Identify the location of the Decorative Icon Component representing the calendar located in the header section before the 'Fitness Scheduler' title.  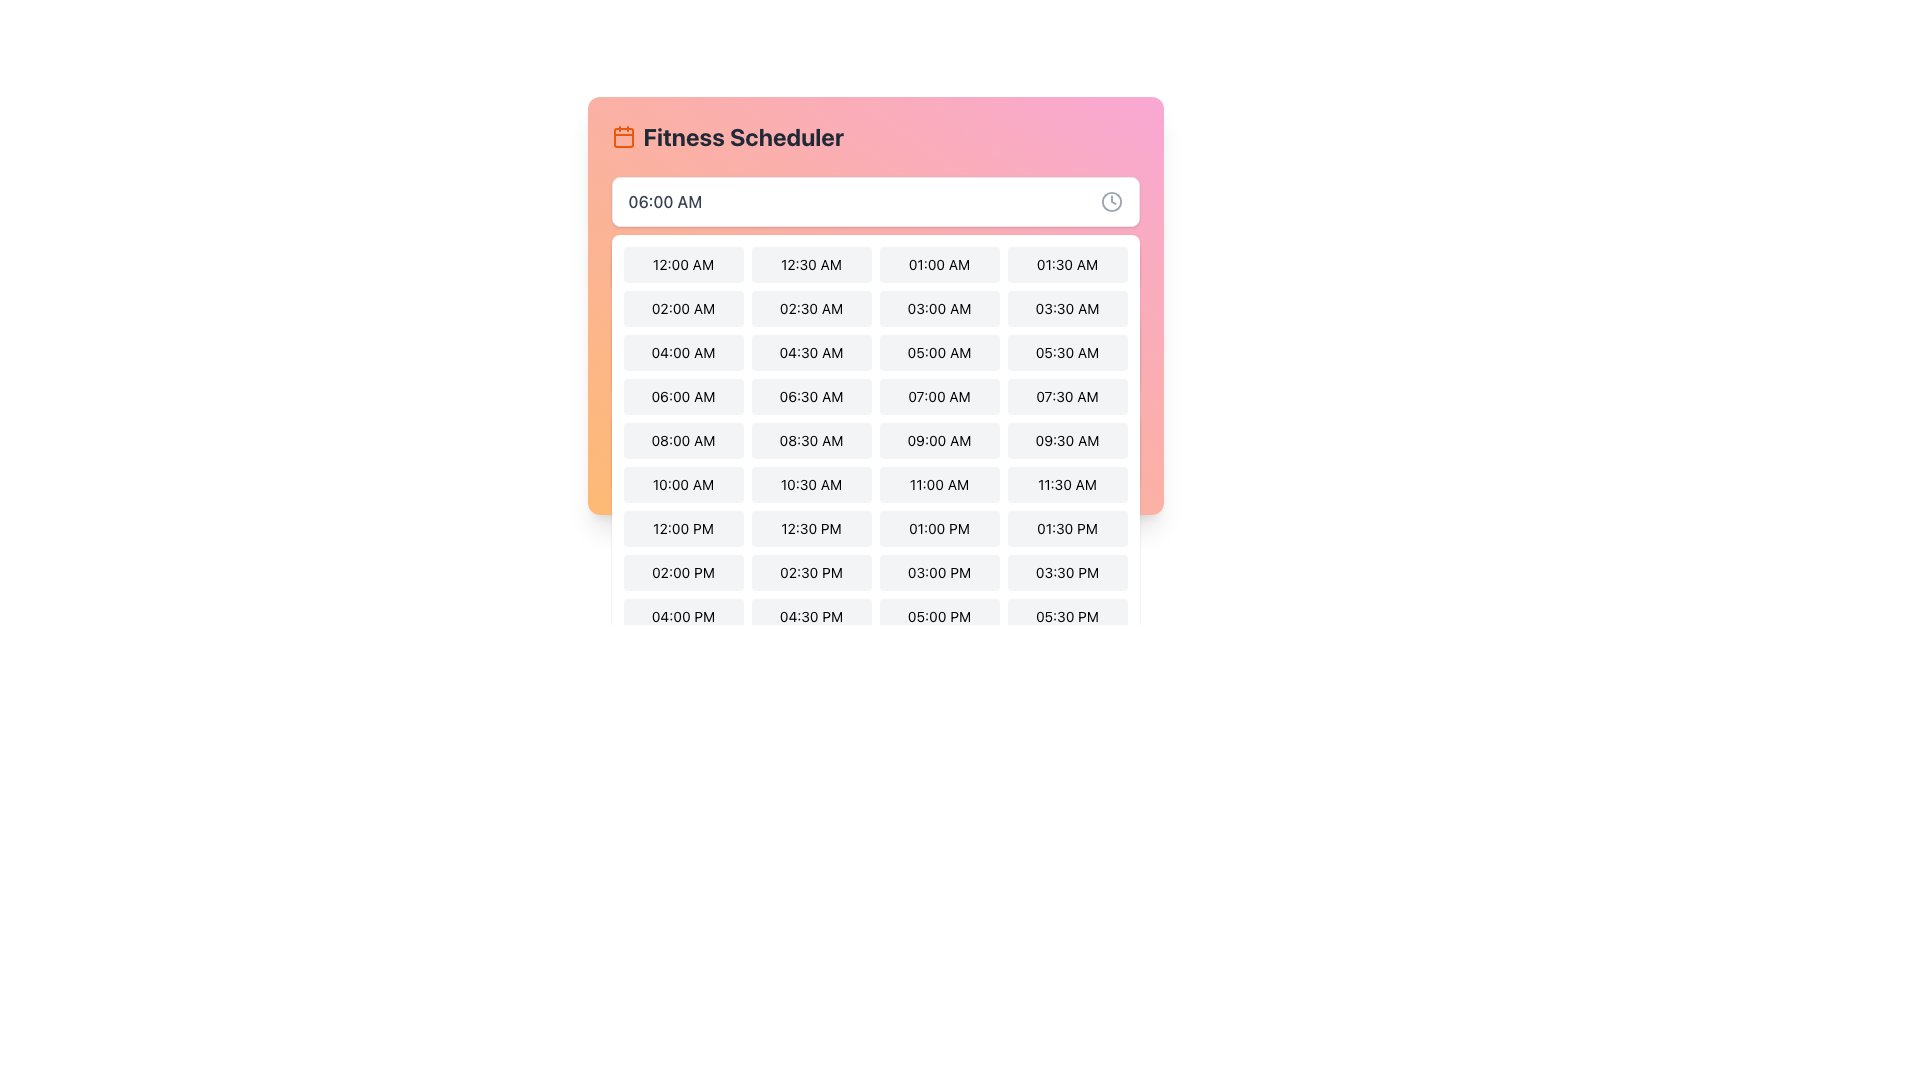
(622, 137).